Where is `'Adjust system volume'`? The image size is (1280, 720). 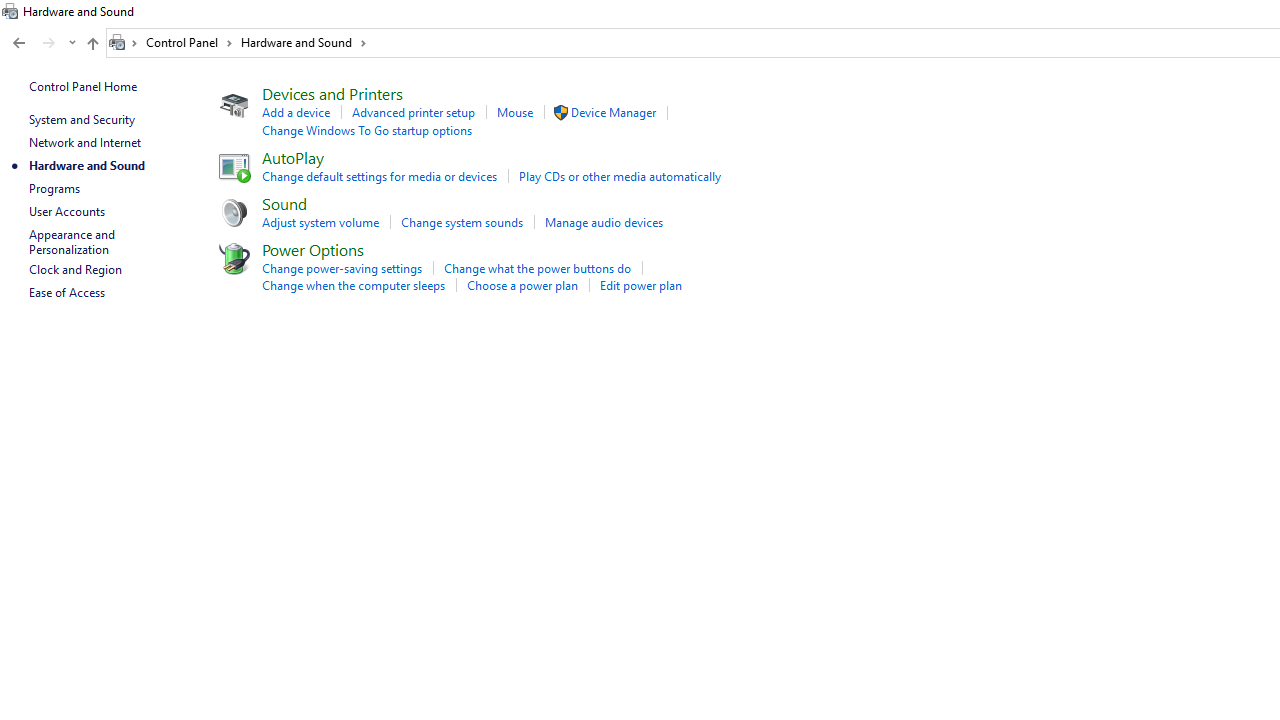
'Adjust system volume' is located at coordinates (320, 222).